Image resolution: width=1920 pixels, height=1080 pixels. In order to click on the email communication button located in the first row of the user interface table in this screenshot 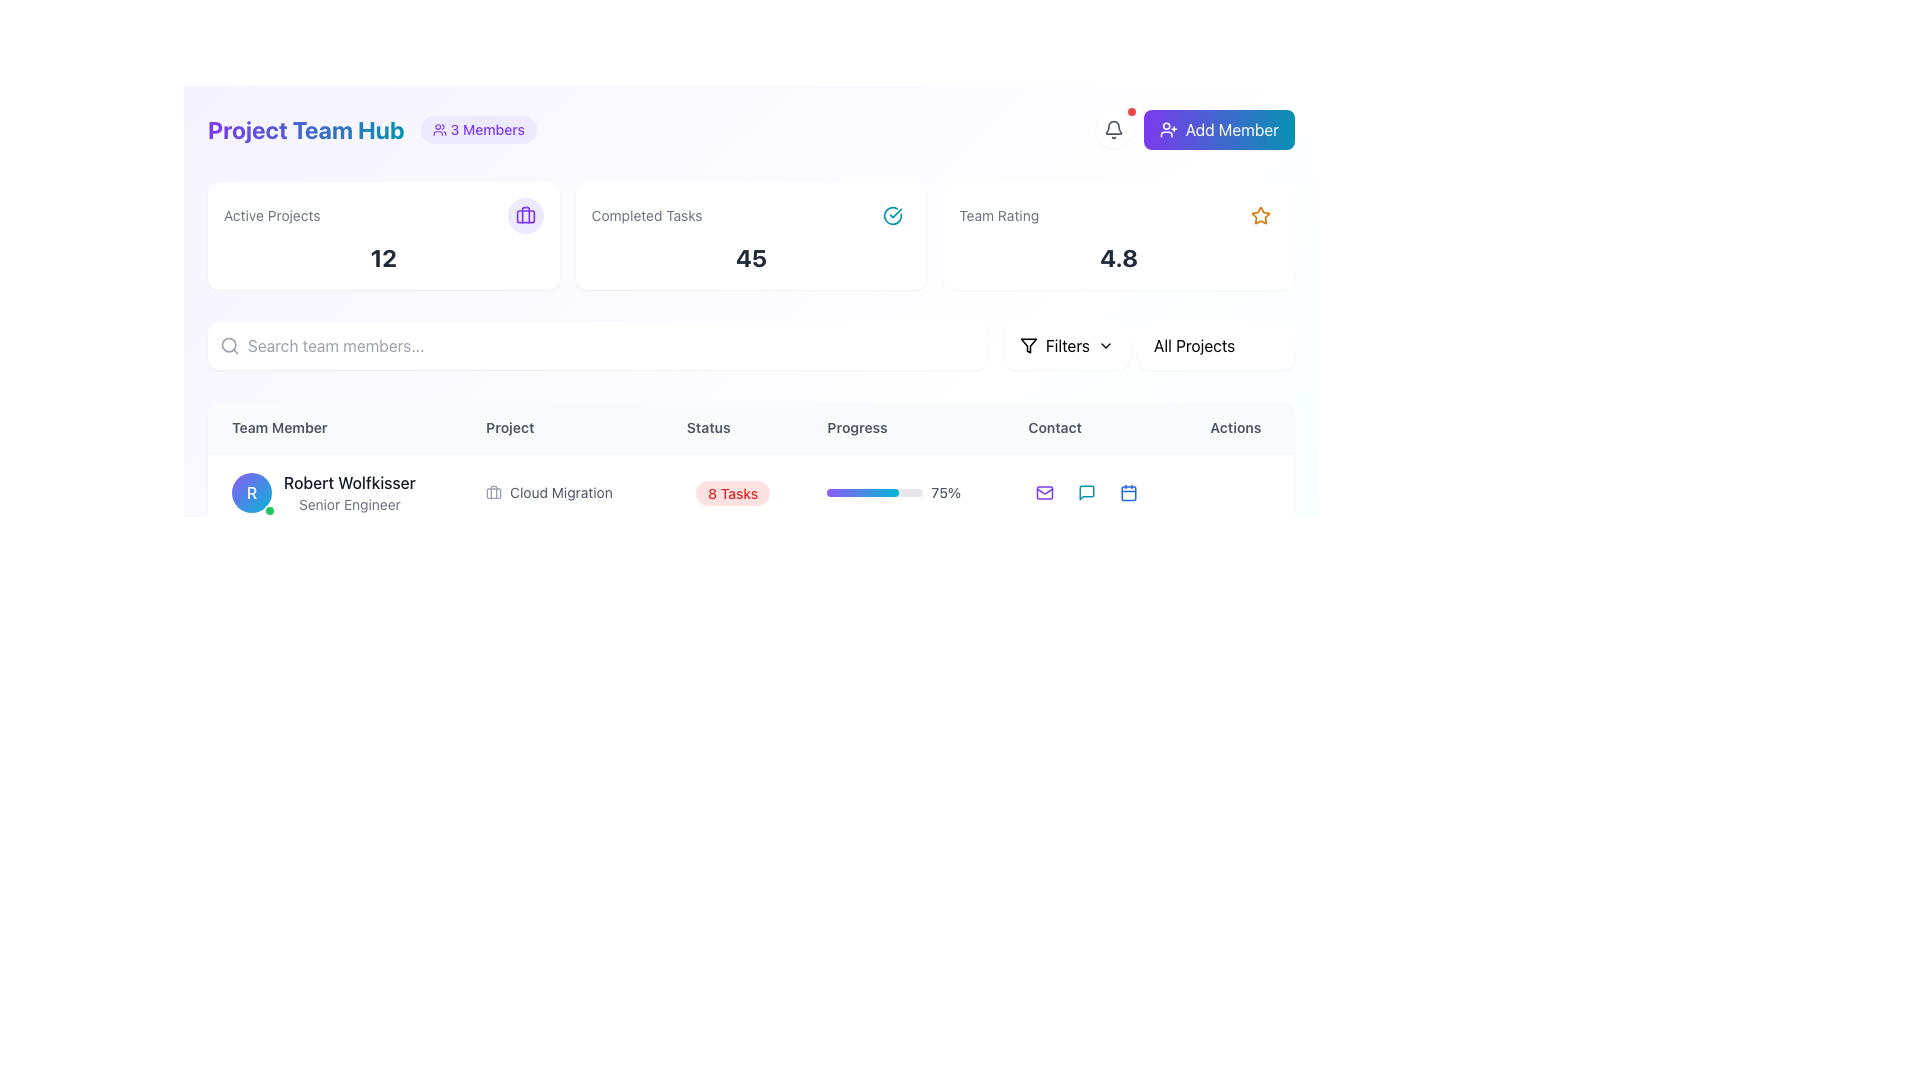, I will do `click(1044, 493)`.